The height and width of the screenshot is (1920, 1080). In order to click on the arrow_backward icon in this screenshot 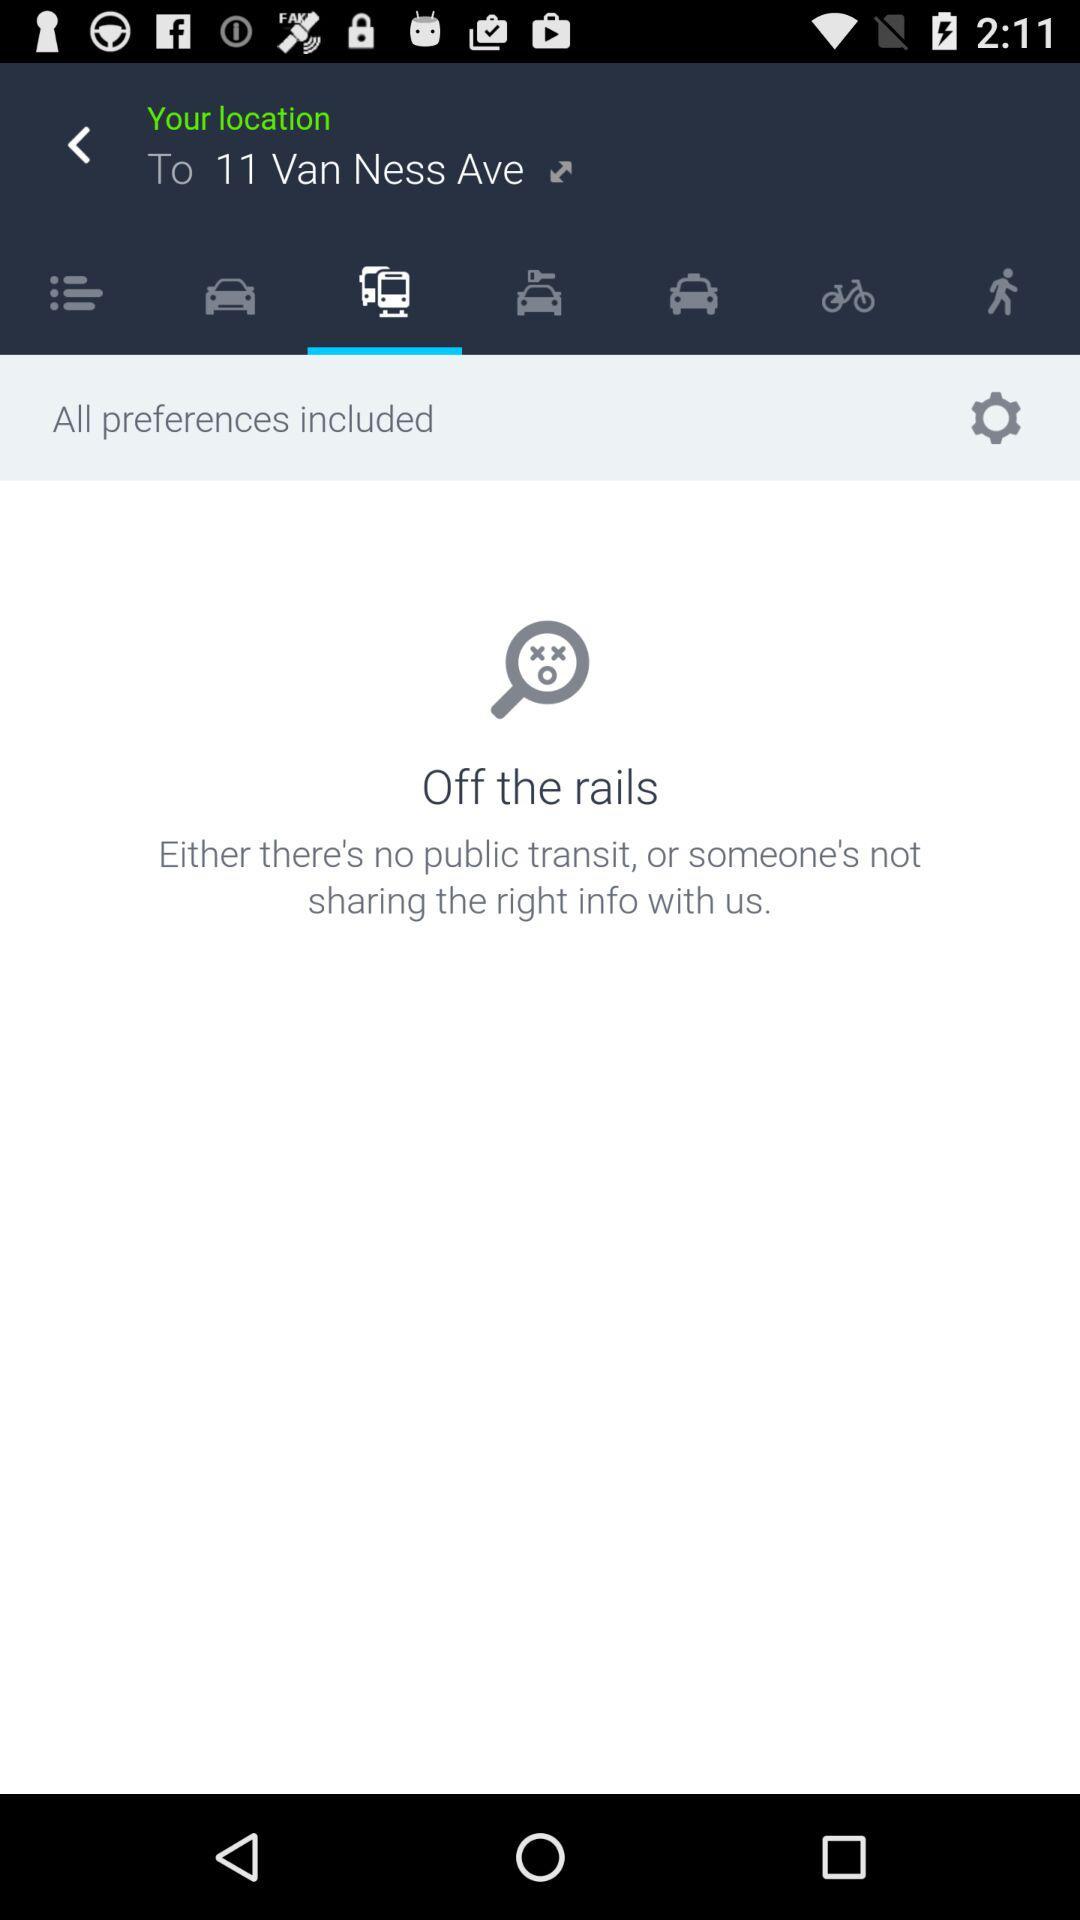, I will do `click(77, 155)`.